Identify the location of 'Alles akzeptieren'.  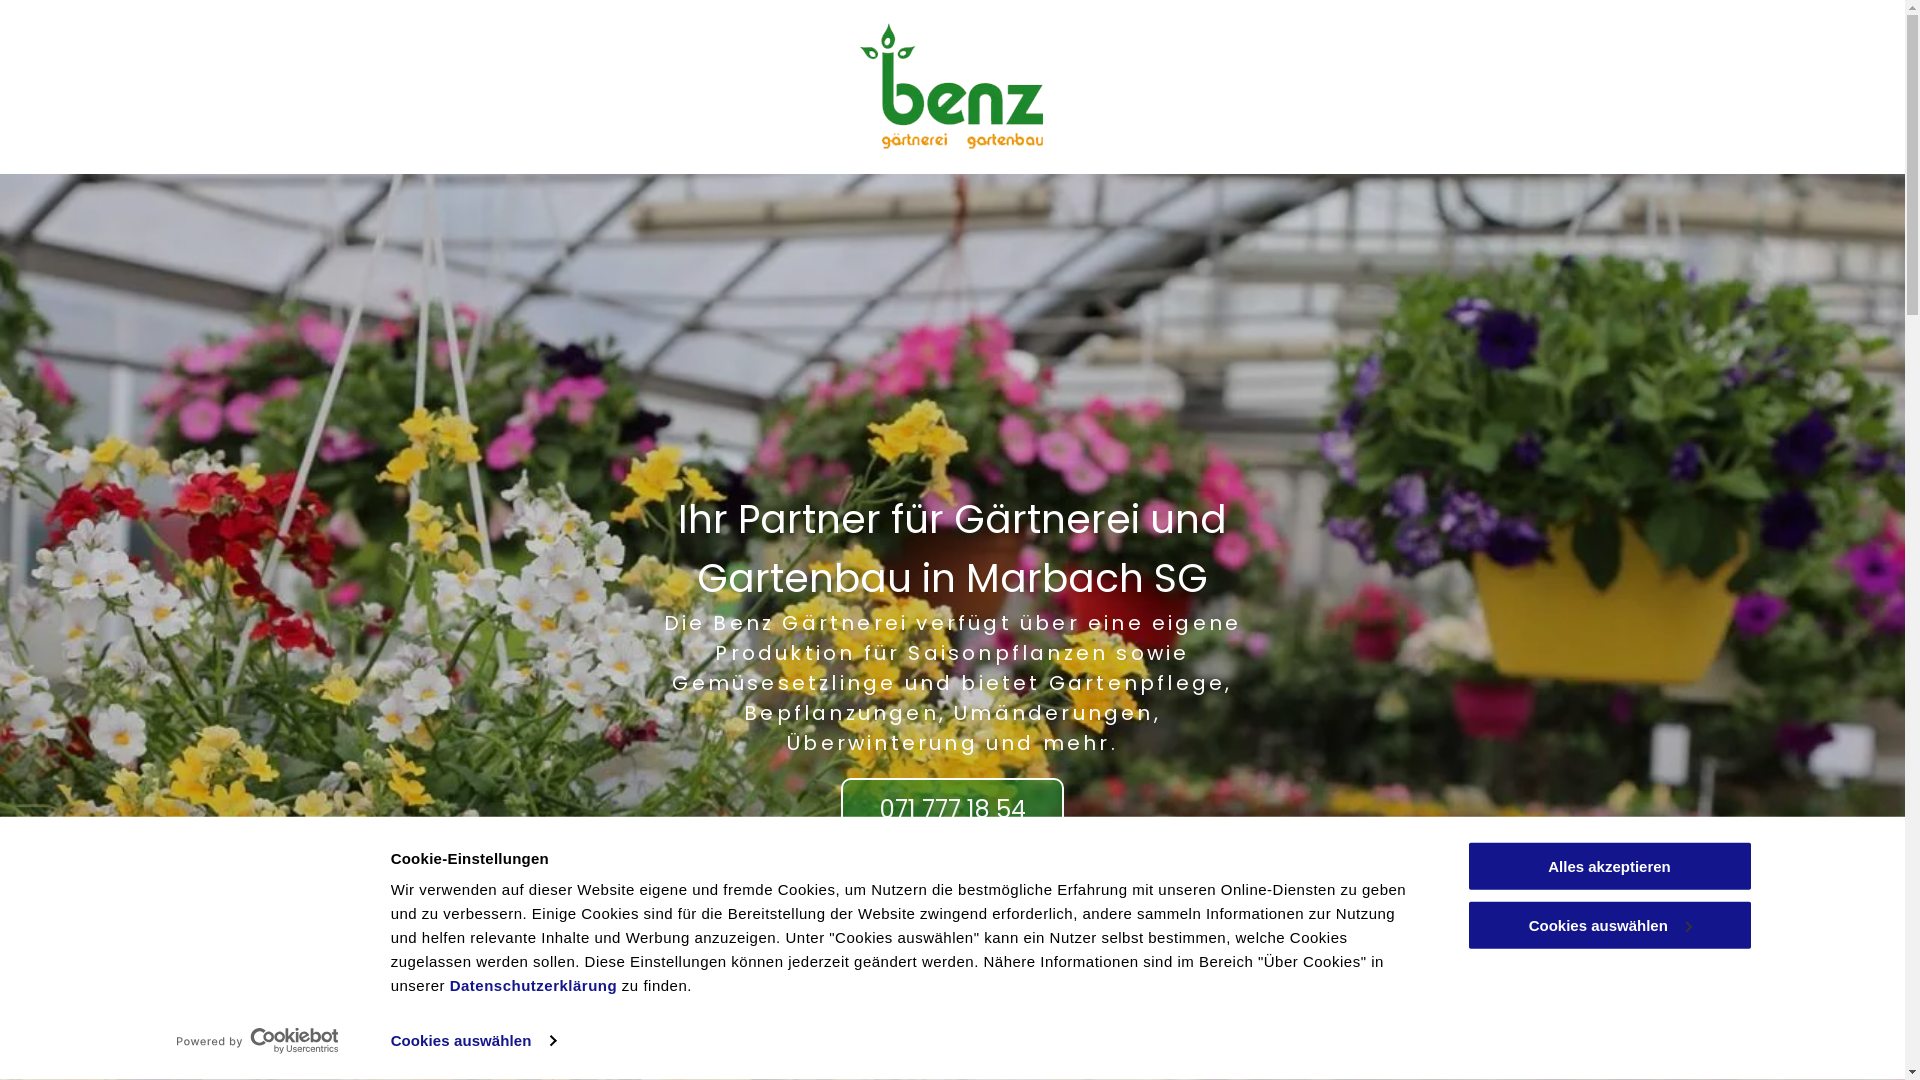
(1608, 865).